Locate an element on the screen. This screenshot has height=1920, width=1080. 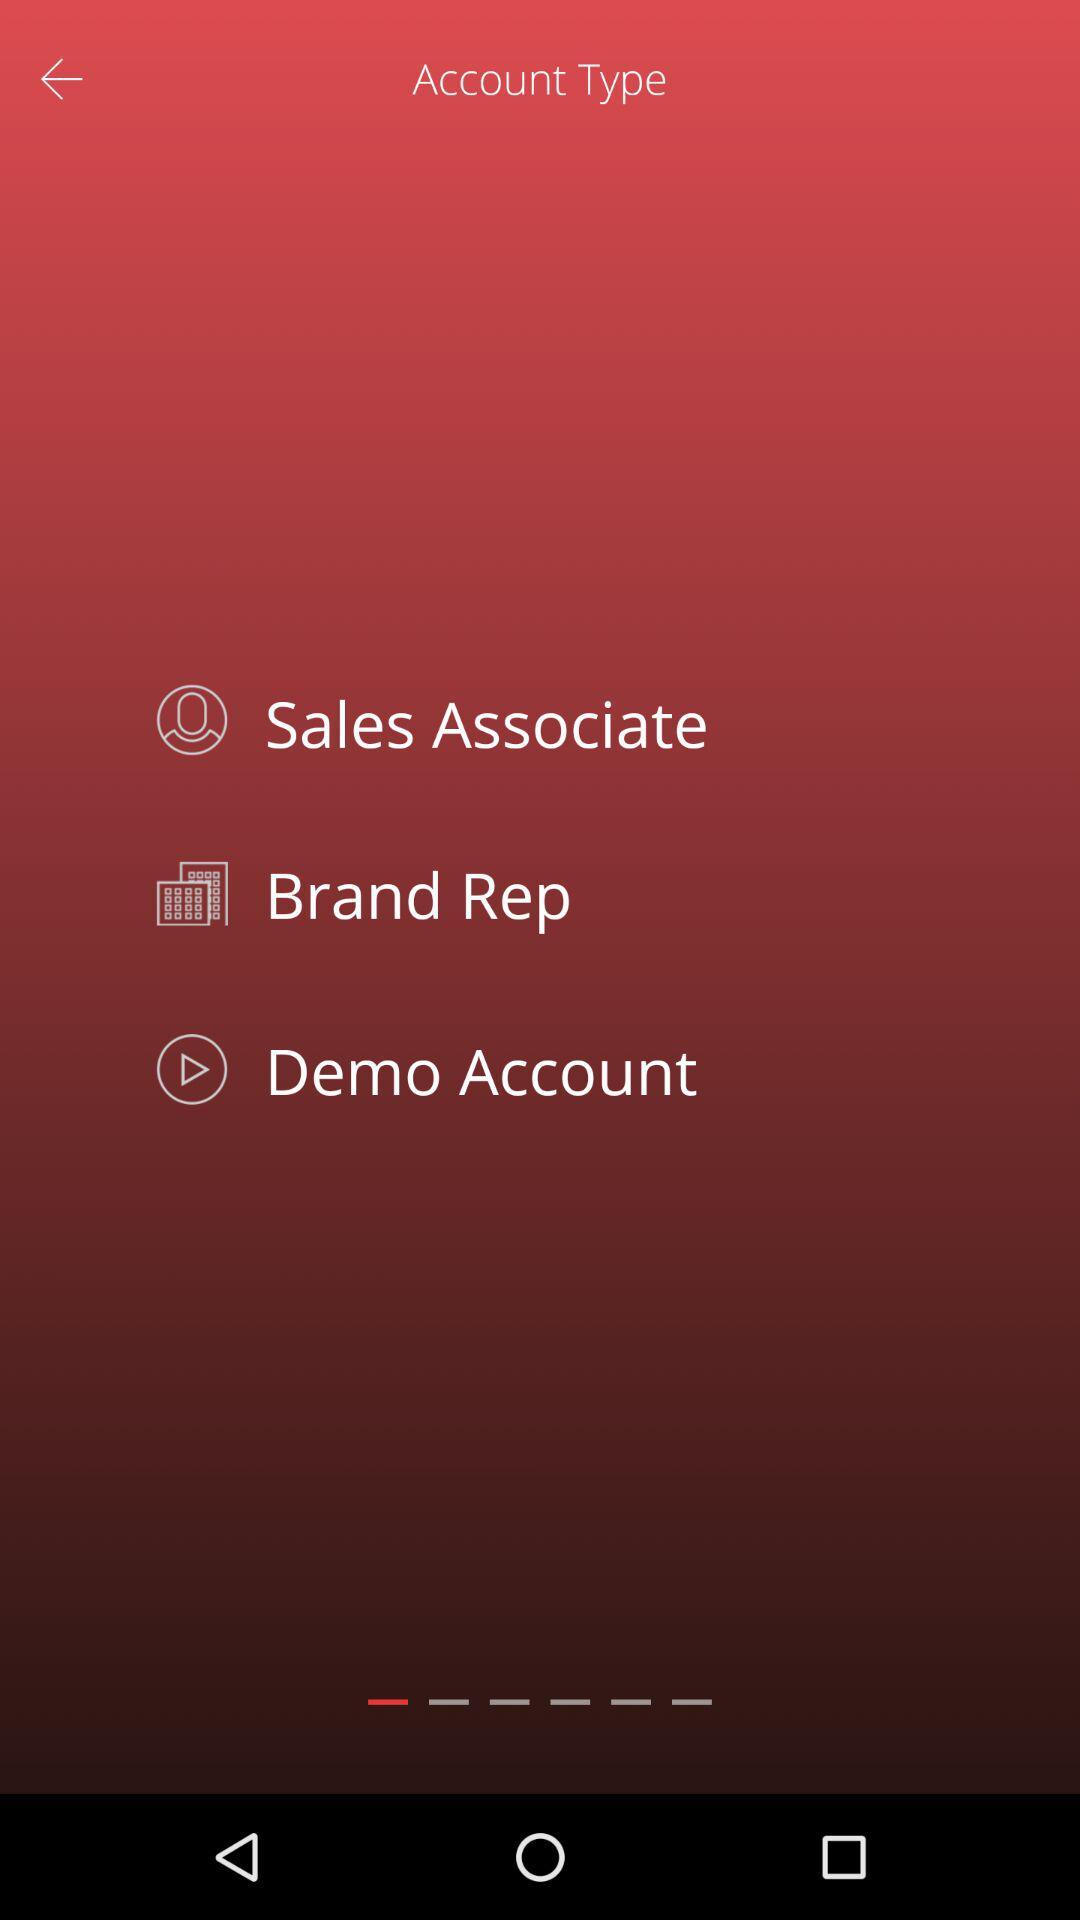
sales associate is located at coordinates (585, 720).